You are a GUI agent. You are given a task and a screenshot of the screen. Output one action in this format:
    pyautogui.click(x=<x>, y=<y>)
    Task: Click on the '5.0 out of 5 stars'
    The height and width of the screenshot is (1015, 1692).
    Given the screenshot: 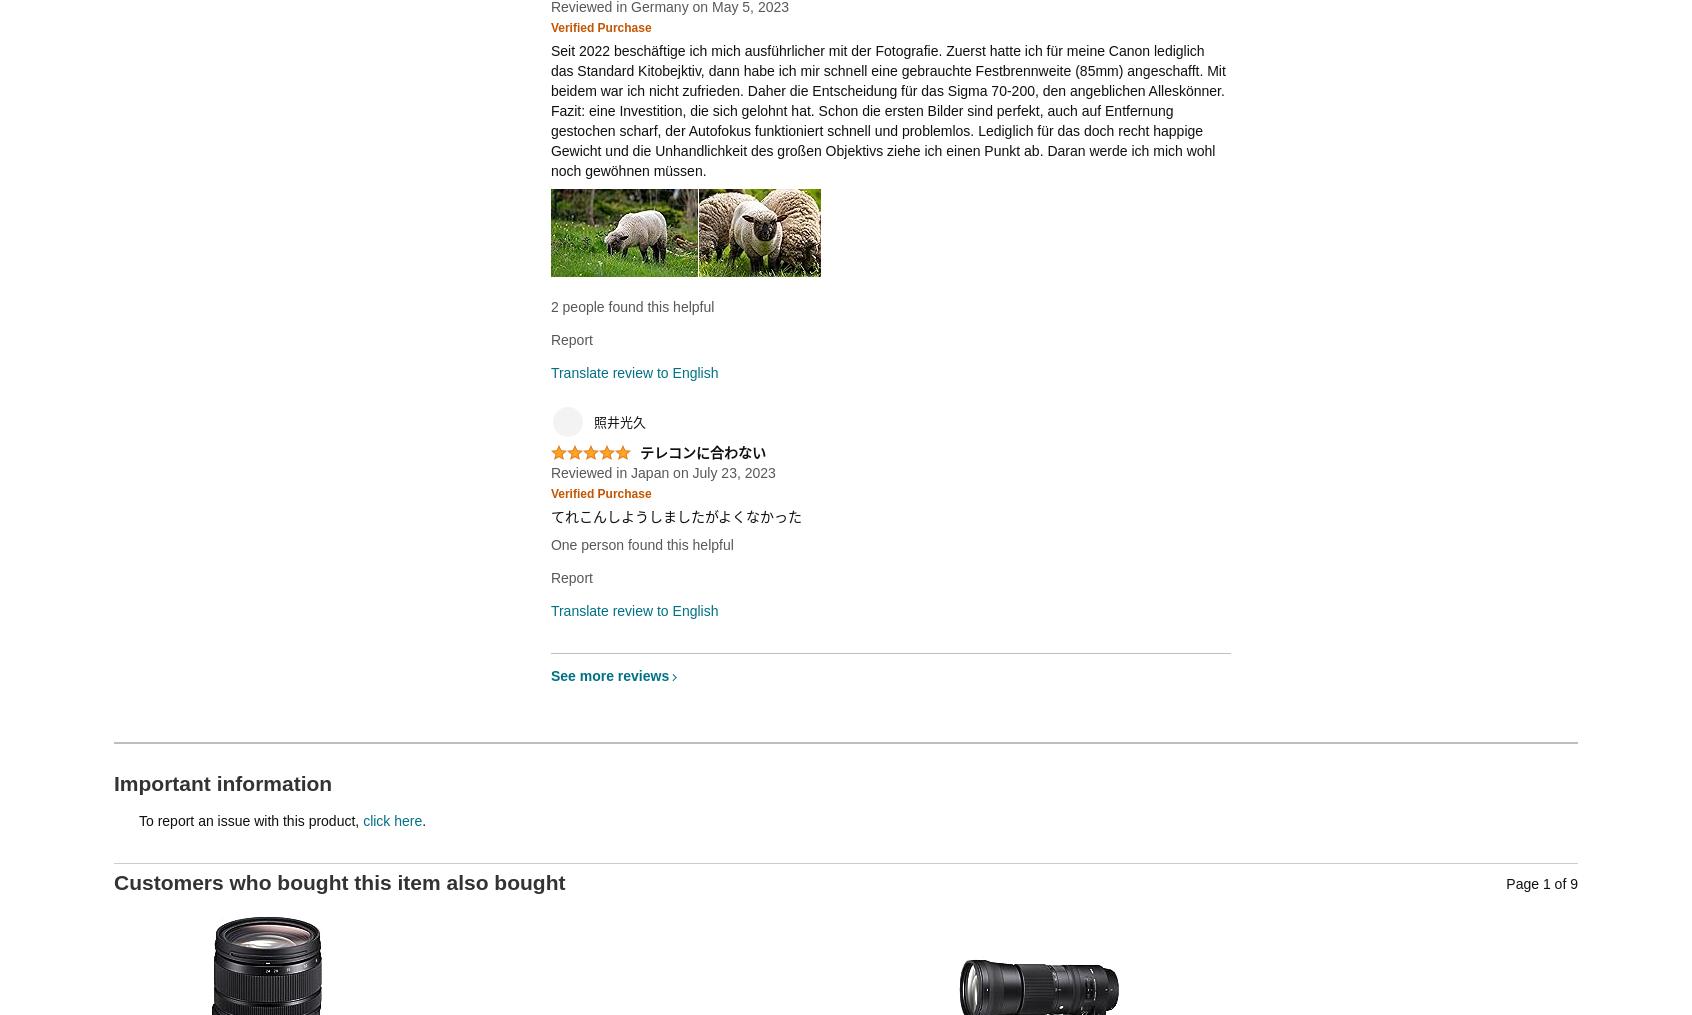 What is the action you would take?
    pyautogui.click(x=583, y=460)
    